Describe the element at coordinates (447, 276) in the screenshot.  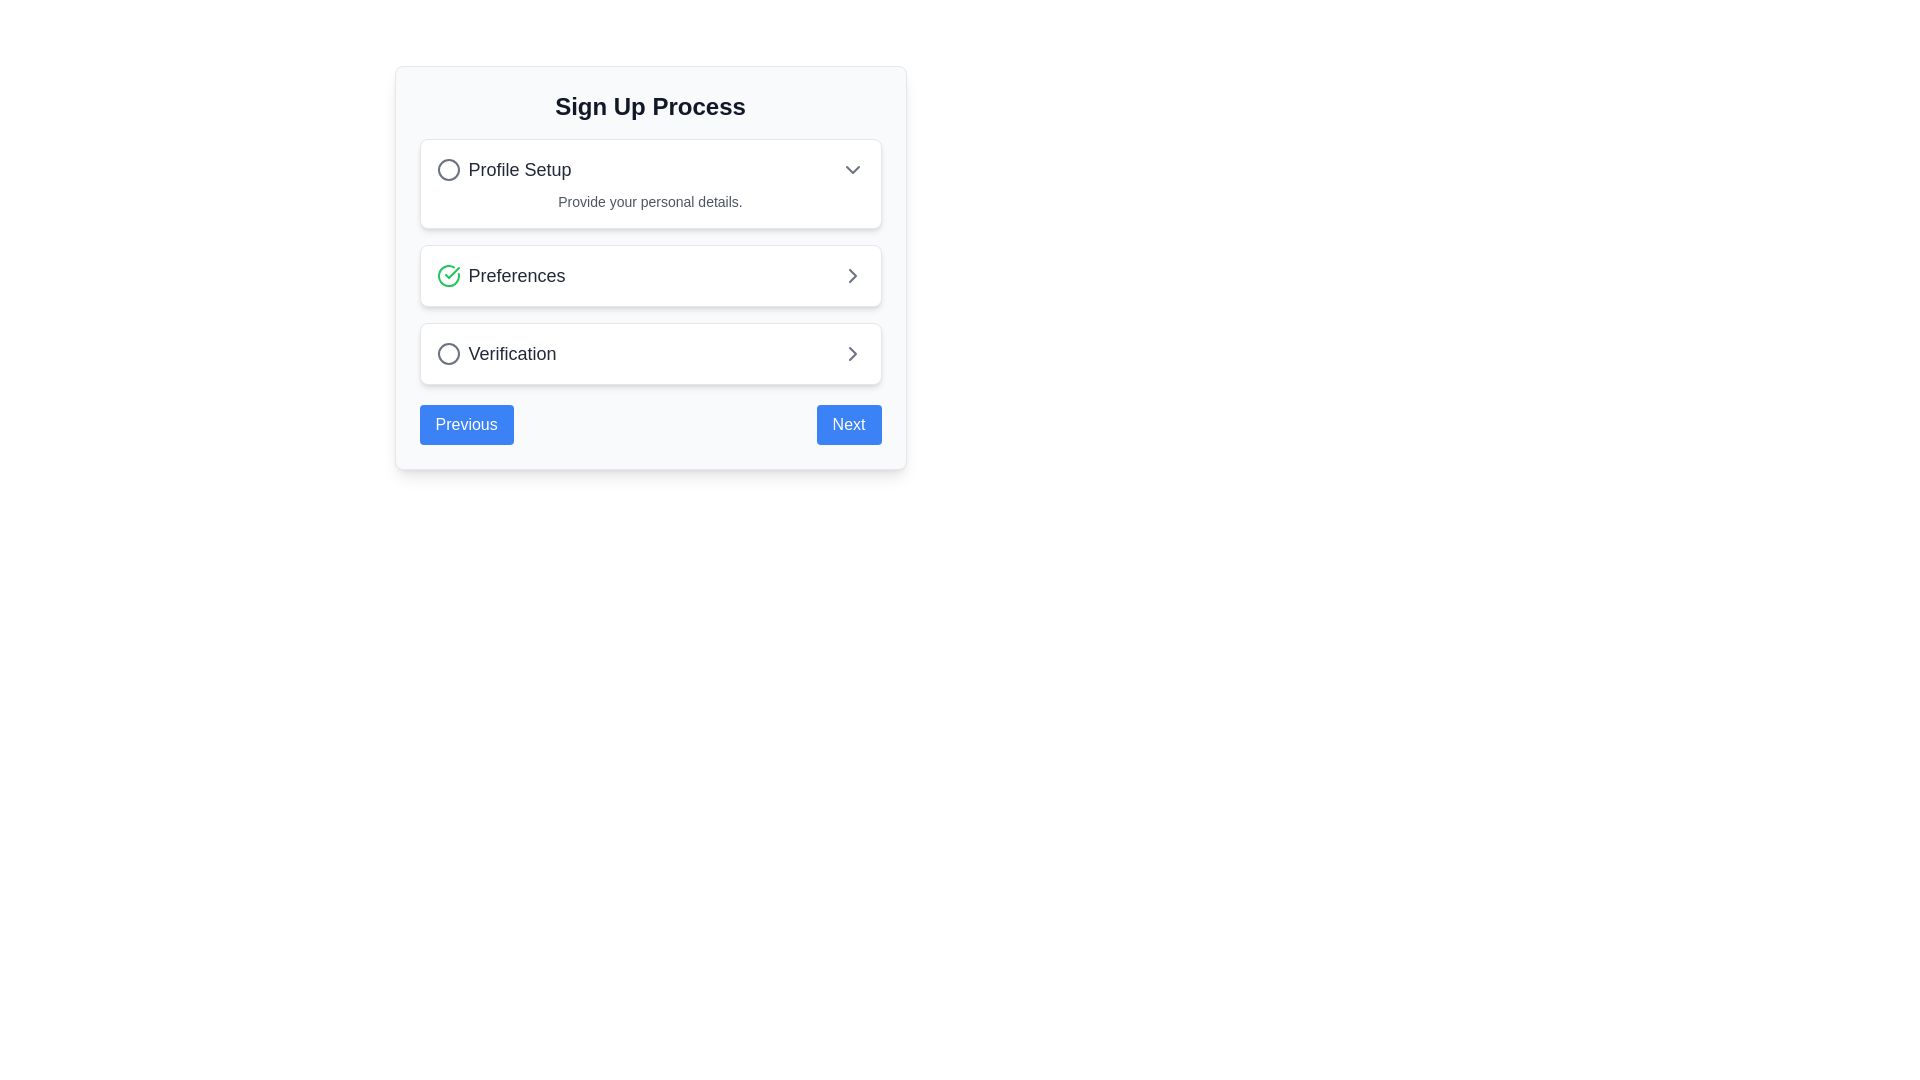
I see `the completion indicator icon located to the left of the 'Preferences' text, which indicates that the 'Preferences' step has been completed successfully` at that location.